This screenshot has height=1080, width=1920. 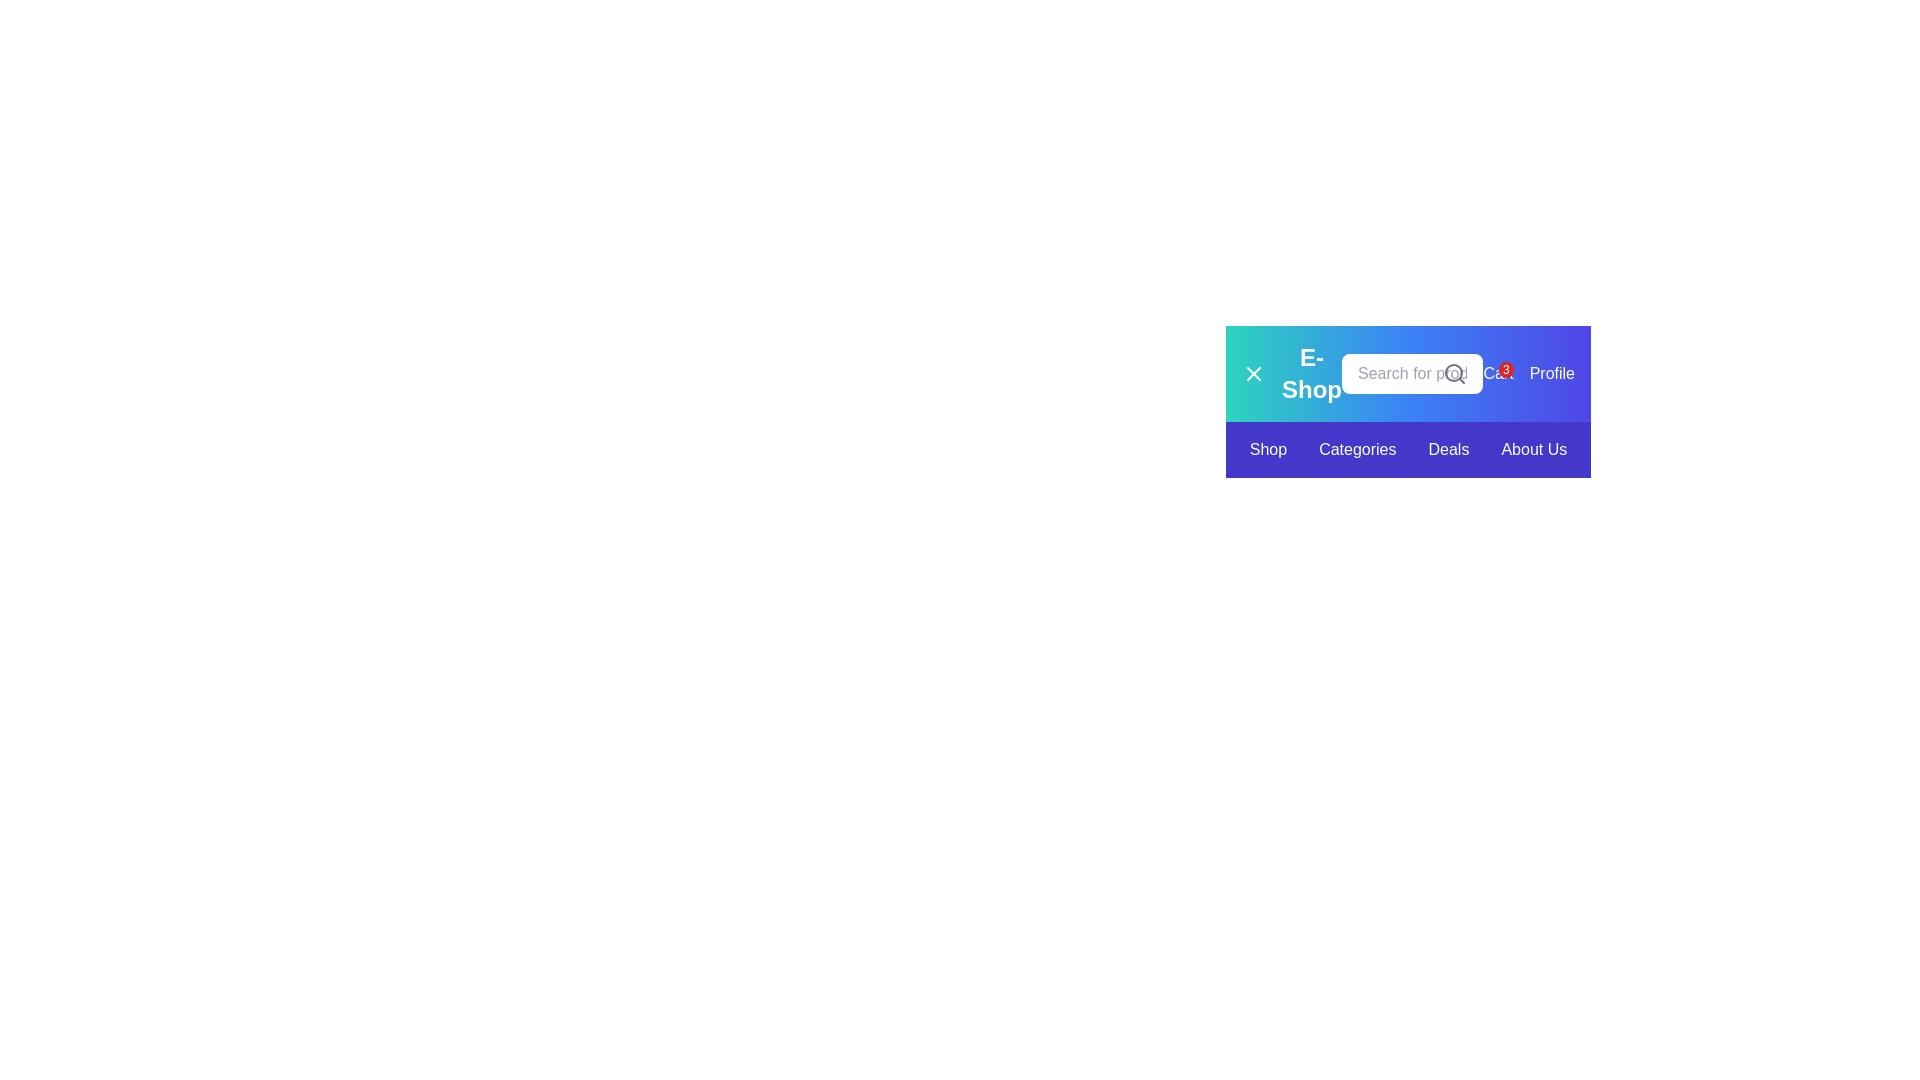 What do you see at coordinates (1455, 374) in the screenshot?
I see `the magnifying glass icon with a thin gray outline located inside the text input box on the header bar to initiate a search` at bounding box center [1455, 374].